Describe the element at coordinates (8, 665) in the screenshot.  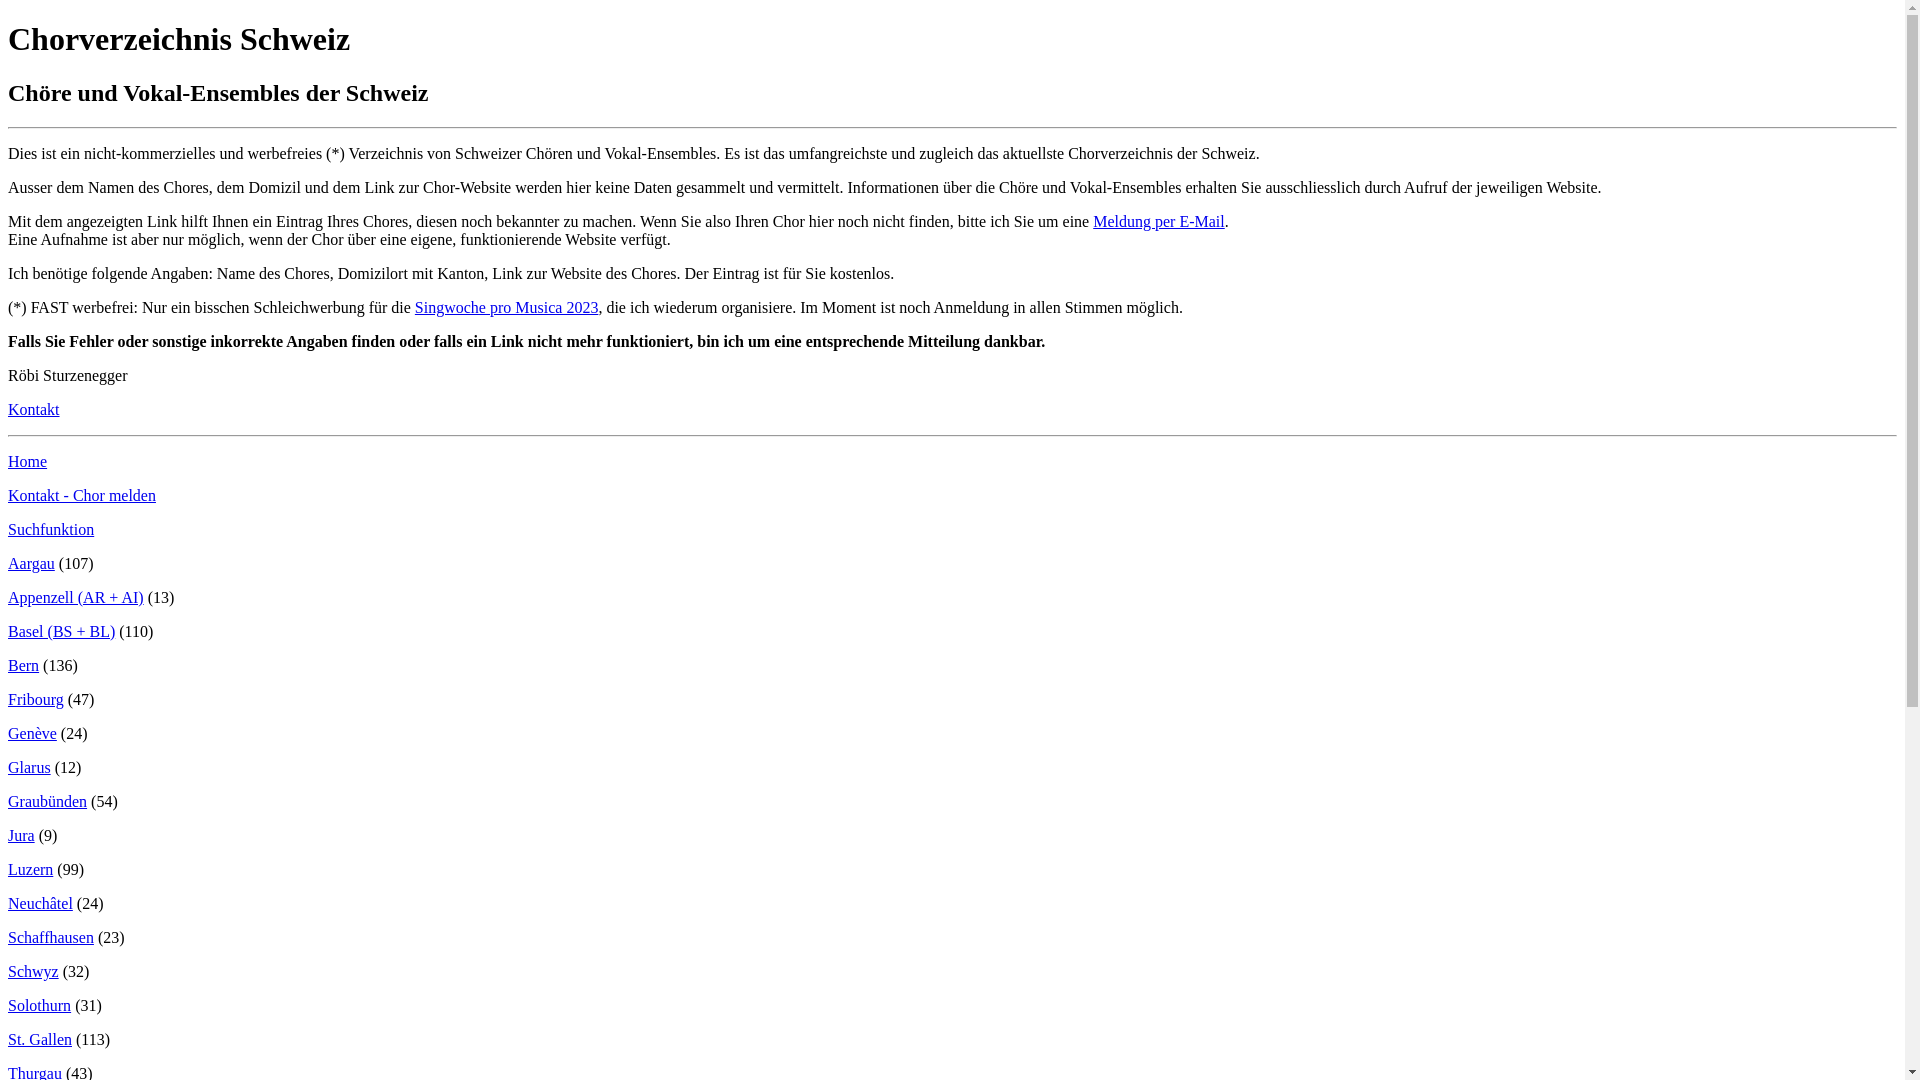
I see `'Bern'` at that location.